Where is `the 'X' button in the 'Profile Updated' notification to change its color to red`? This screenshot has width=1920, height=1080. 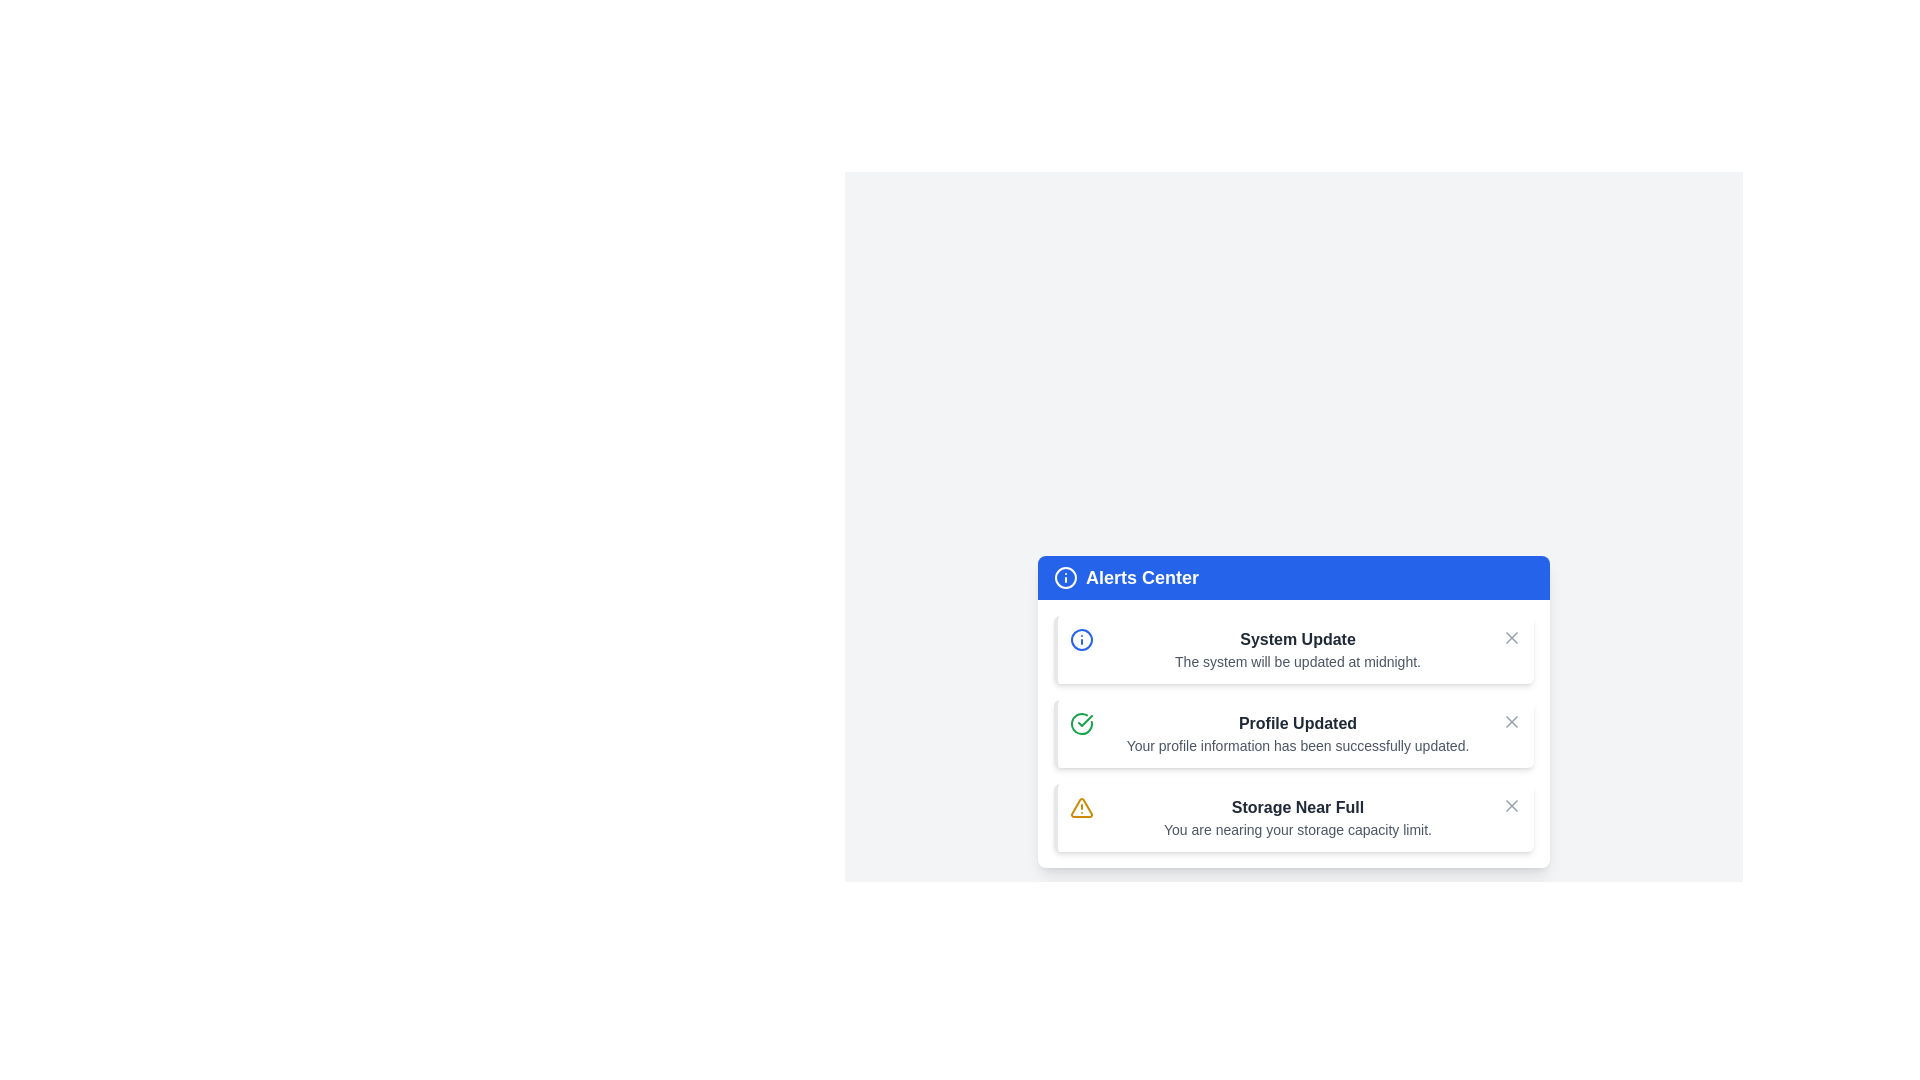 the 'X' button in the 'Profile Updated' notification to change its color to red is located at coordinates (1512, 721).